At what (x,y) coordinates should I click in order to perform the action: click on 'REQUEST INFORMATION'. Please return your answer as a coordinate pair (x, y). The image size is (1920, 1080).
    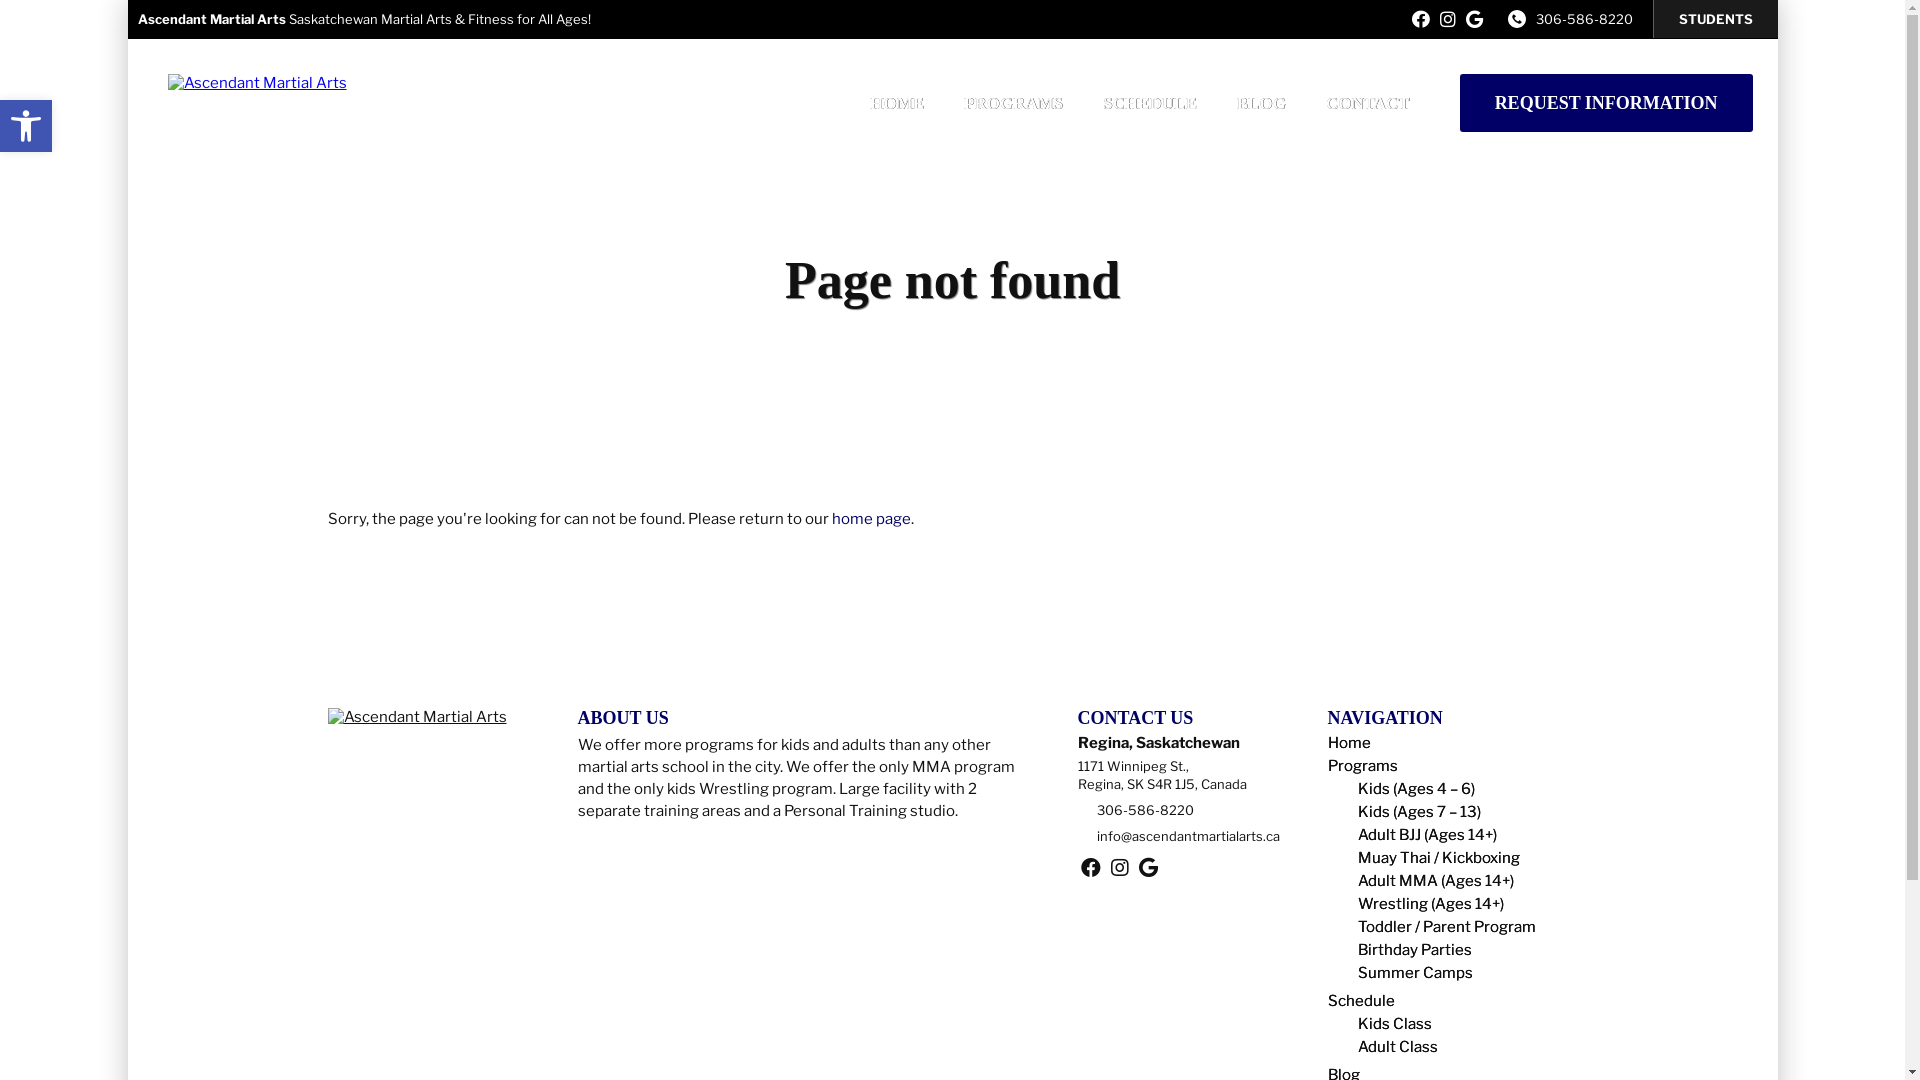
    Looking at the image, I should click on (1606, 103).